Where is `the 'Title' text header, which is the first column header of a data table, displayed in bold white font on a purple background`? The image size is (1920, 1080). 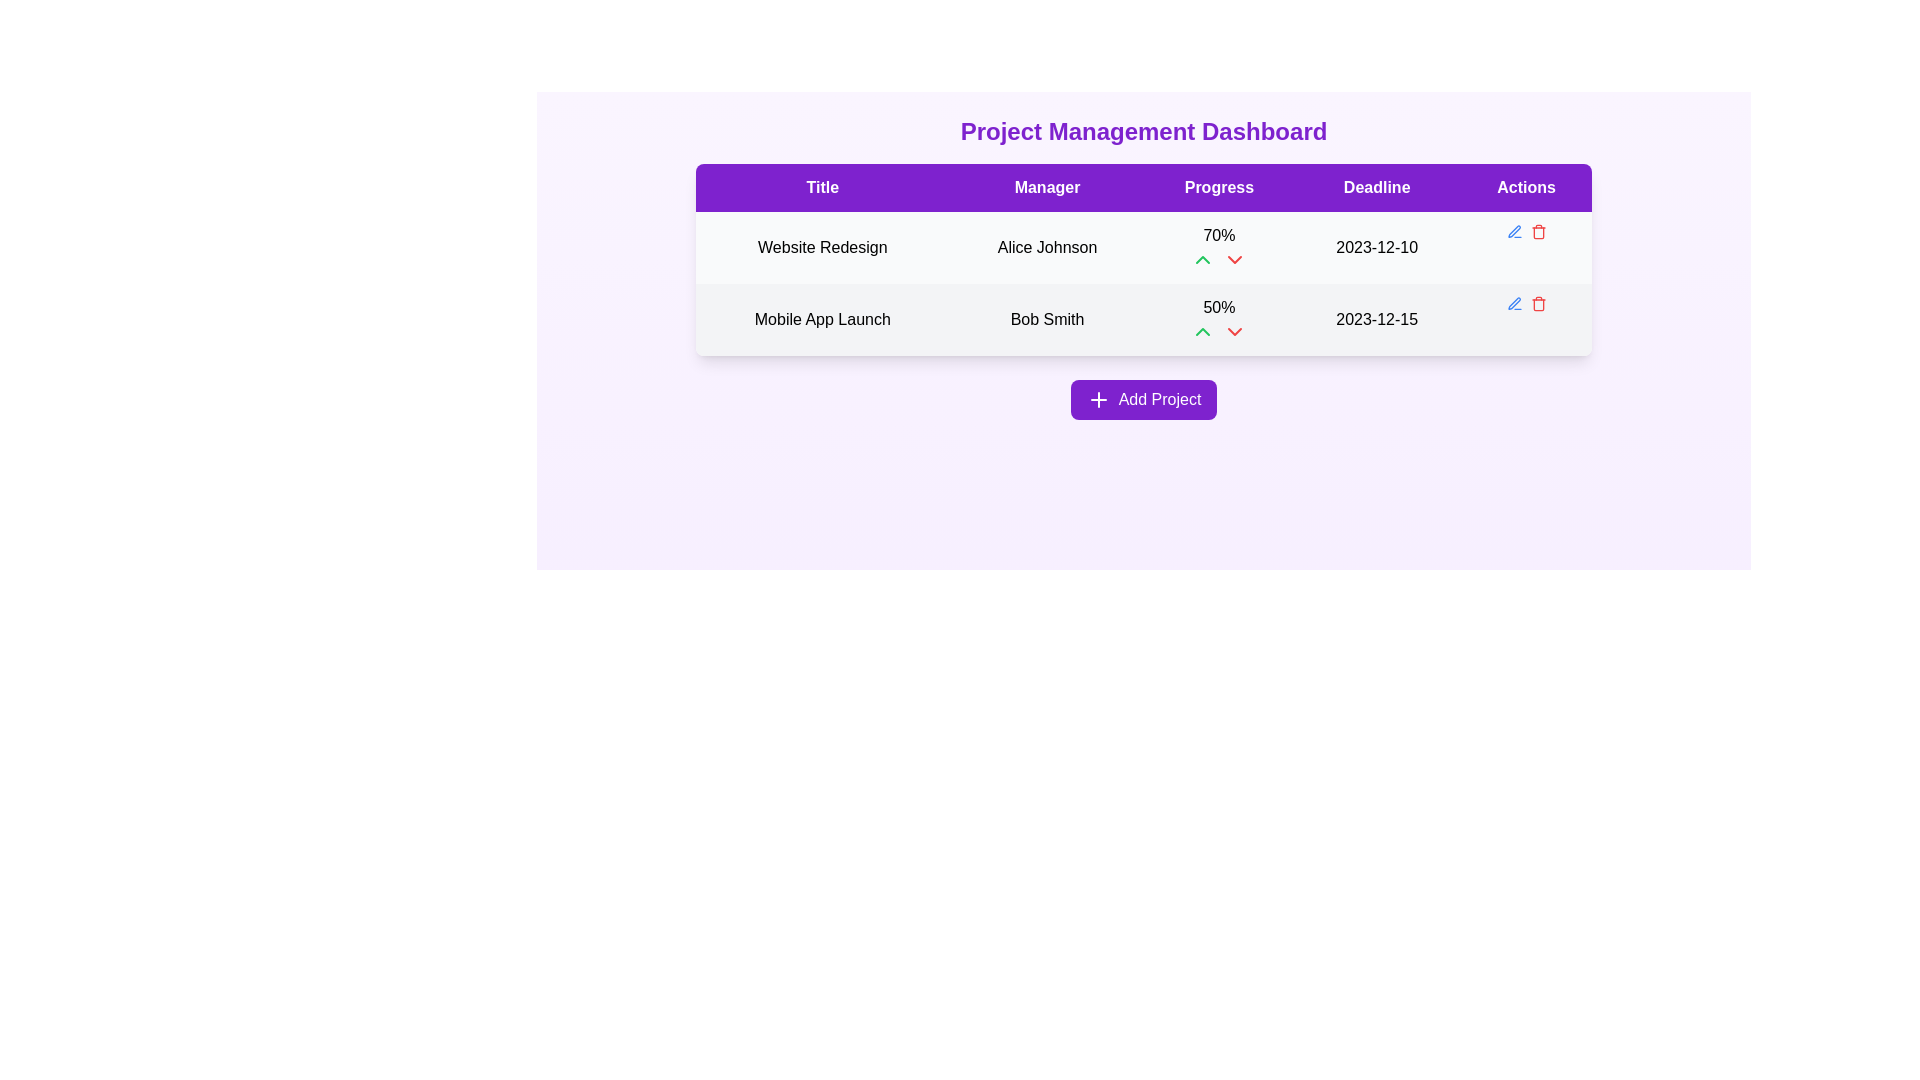
the 'Title' text header, which is the first column header of a data table, displayed in bold white font on a purple background is located at coordinates (822, 188).